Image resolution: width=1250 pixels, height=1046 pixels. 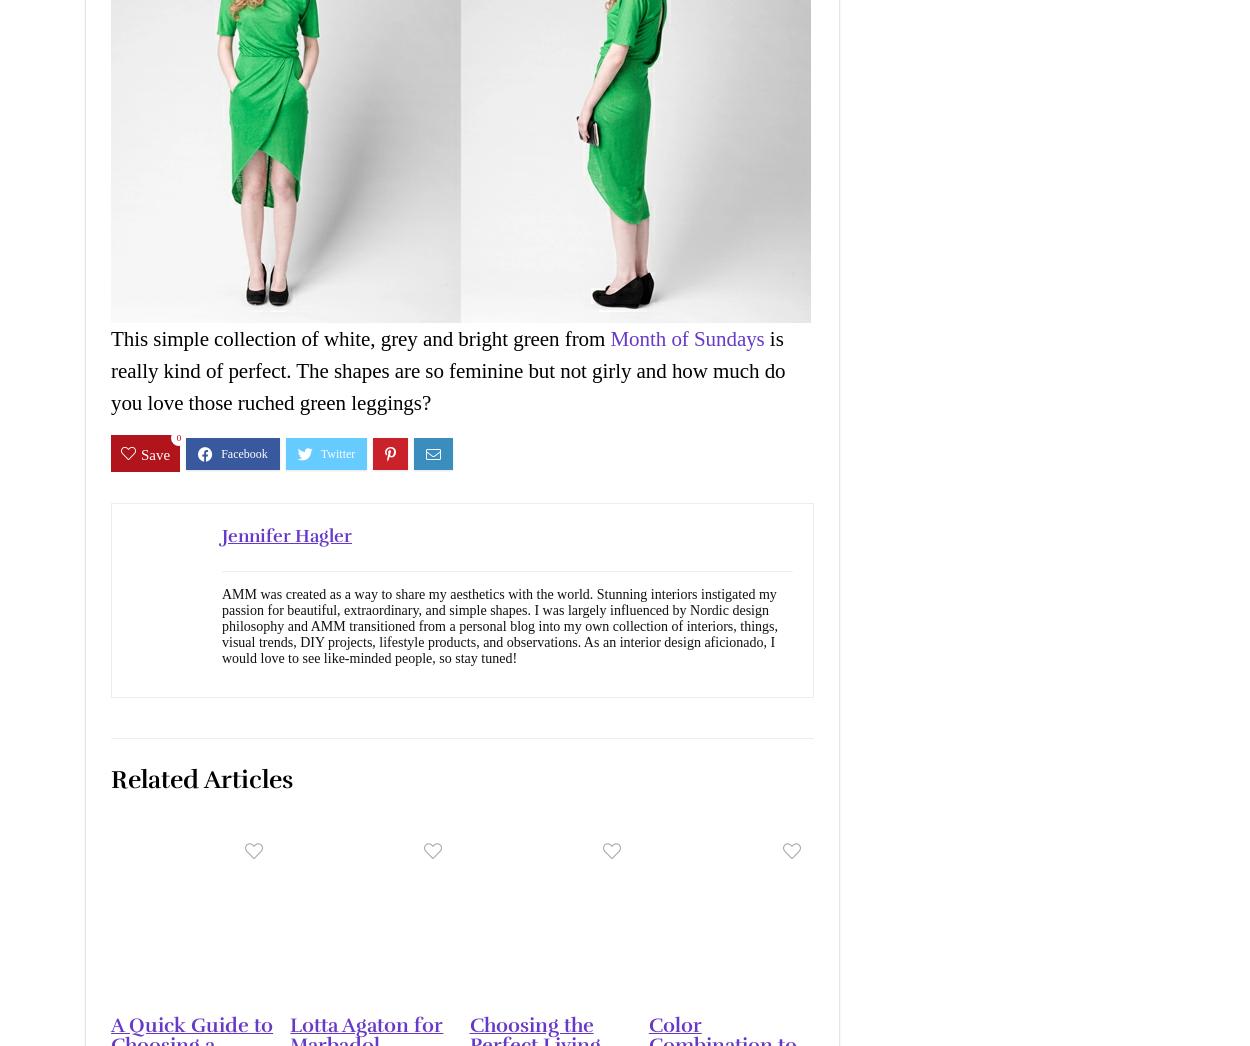 I want to click on 'Accept All', so click(x=277, y=572).